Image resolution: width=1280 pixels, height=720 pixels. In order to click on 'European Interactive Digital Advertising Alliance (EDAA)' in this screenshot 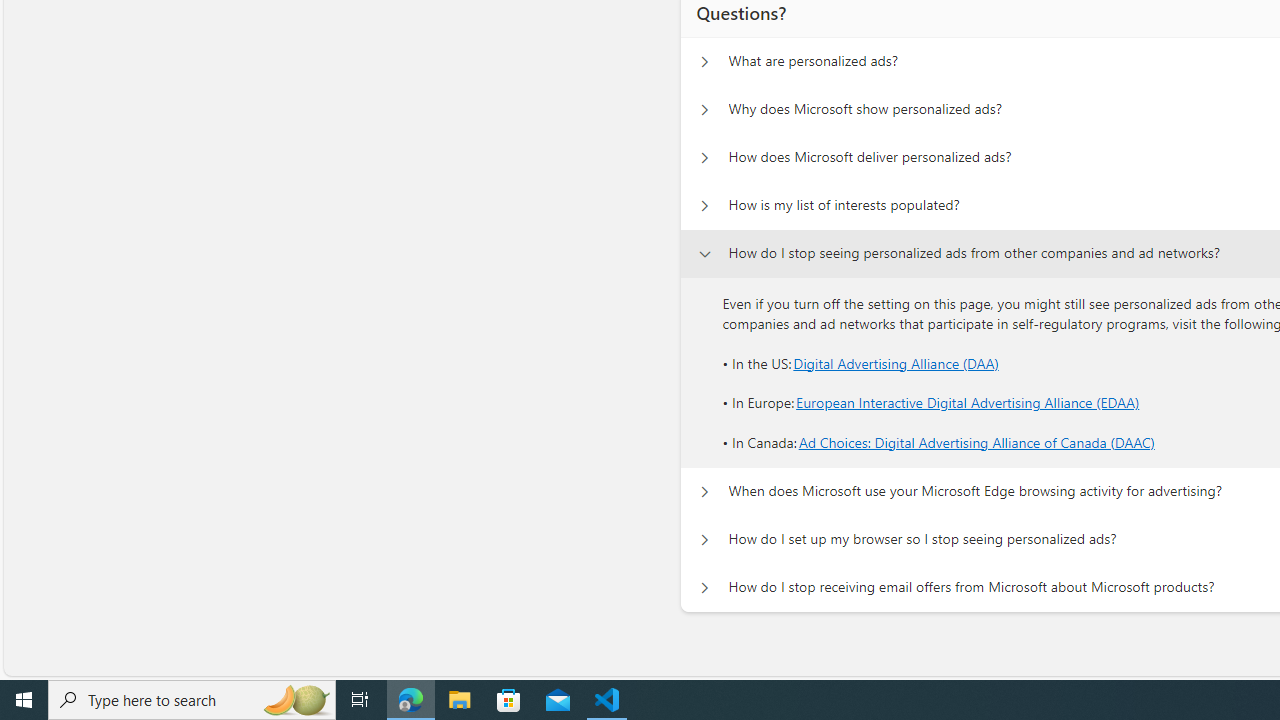, I will do `click(968, 403)`.